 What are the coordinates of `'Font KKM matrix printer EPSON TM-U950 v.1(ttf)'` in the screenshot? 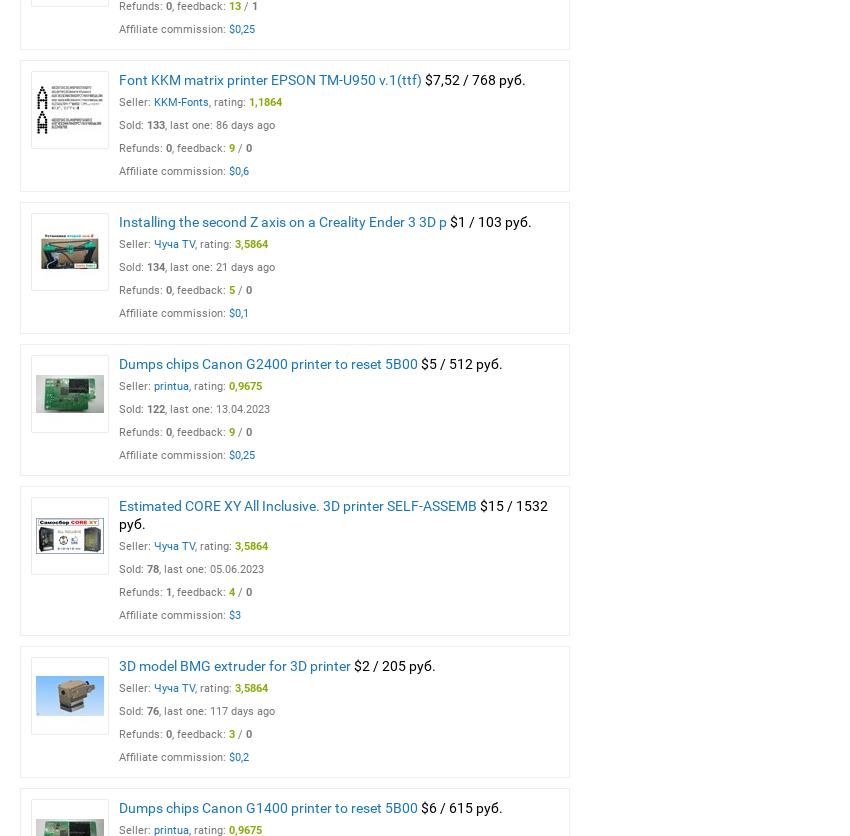 It's located at (118, 80).